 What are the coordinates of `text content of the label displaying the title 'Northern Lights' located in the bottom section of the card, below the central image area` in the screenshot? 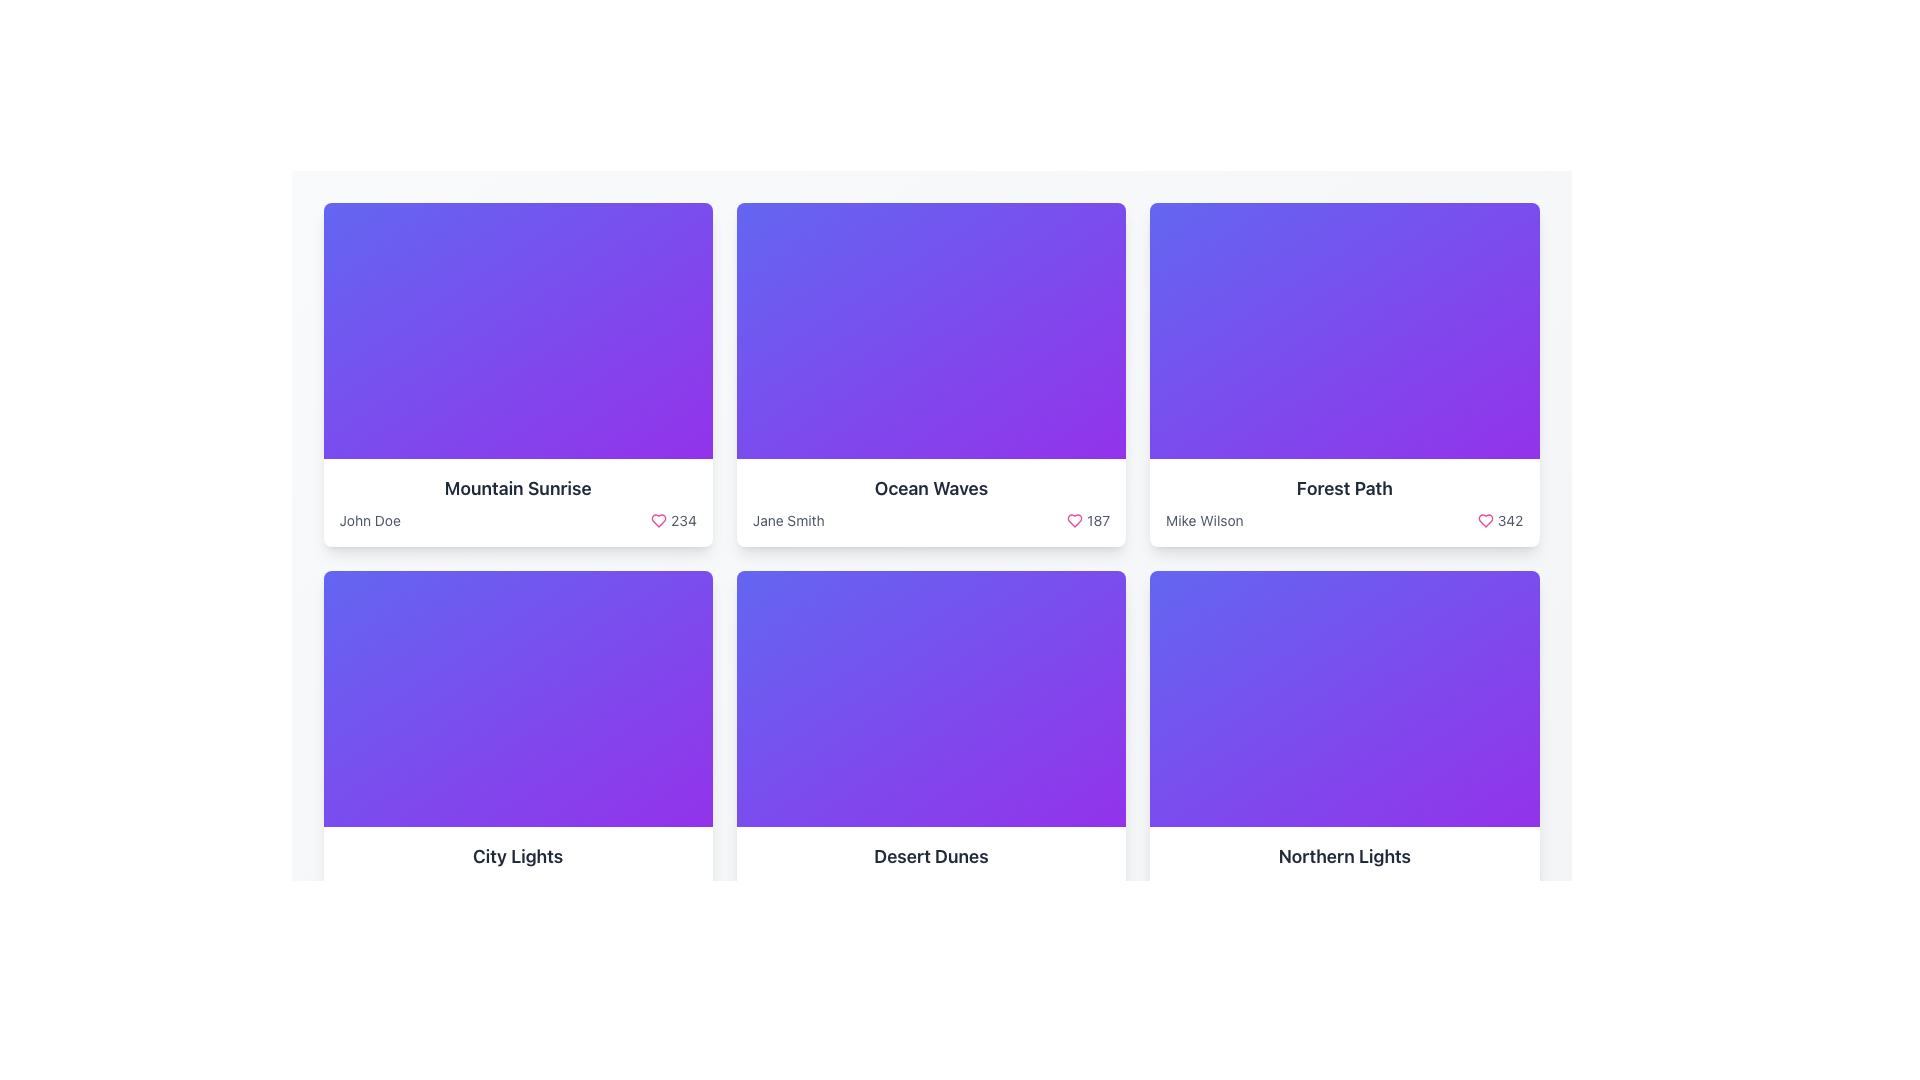 It's located at (1344, 870).